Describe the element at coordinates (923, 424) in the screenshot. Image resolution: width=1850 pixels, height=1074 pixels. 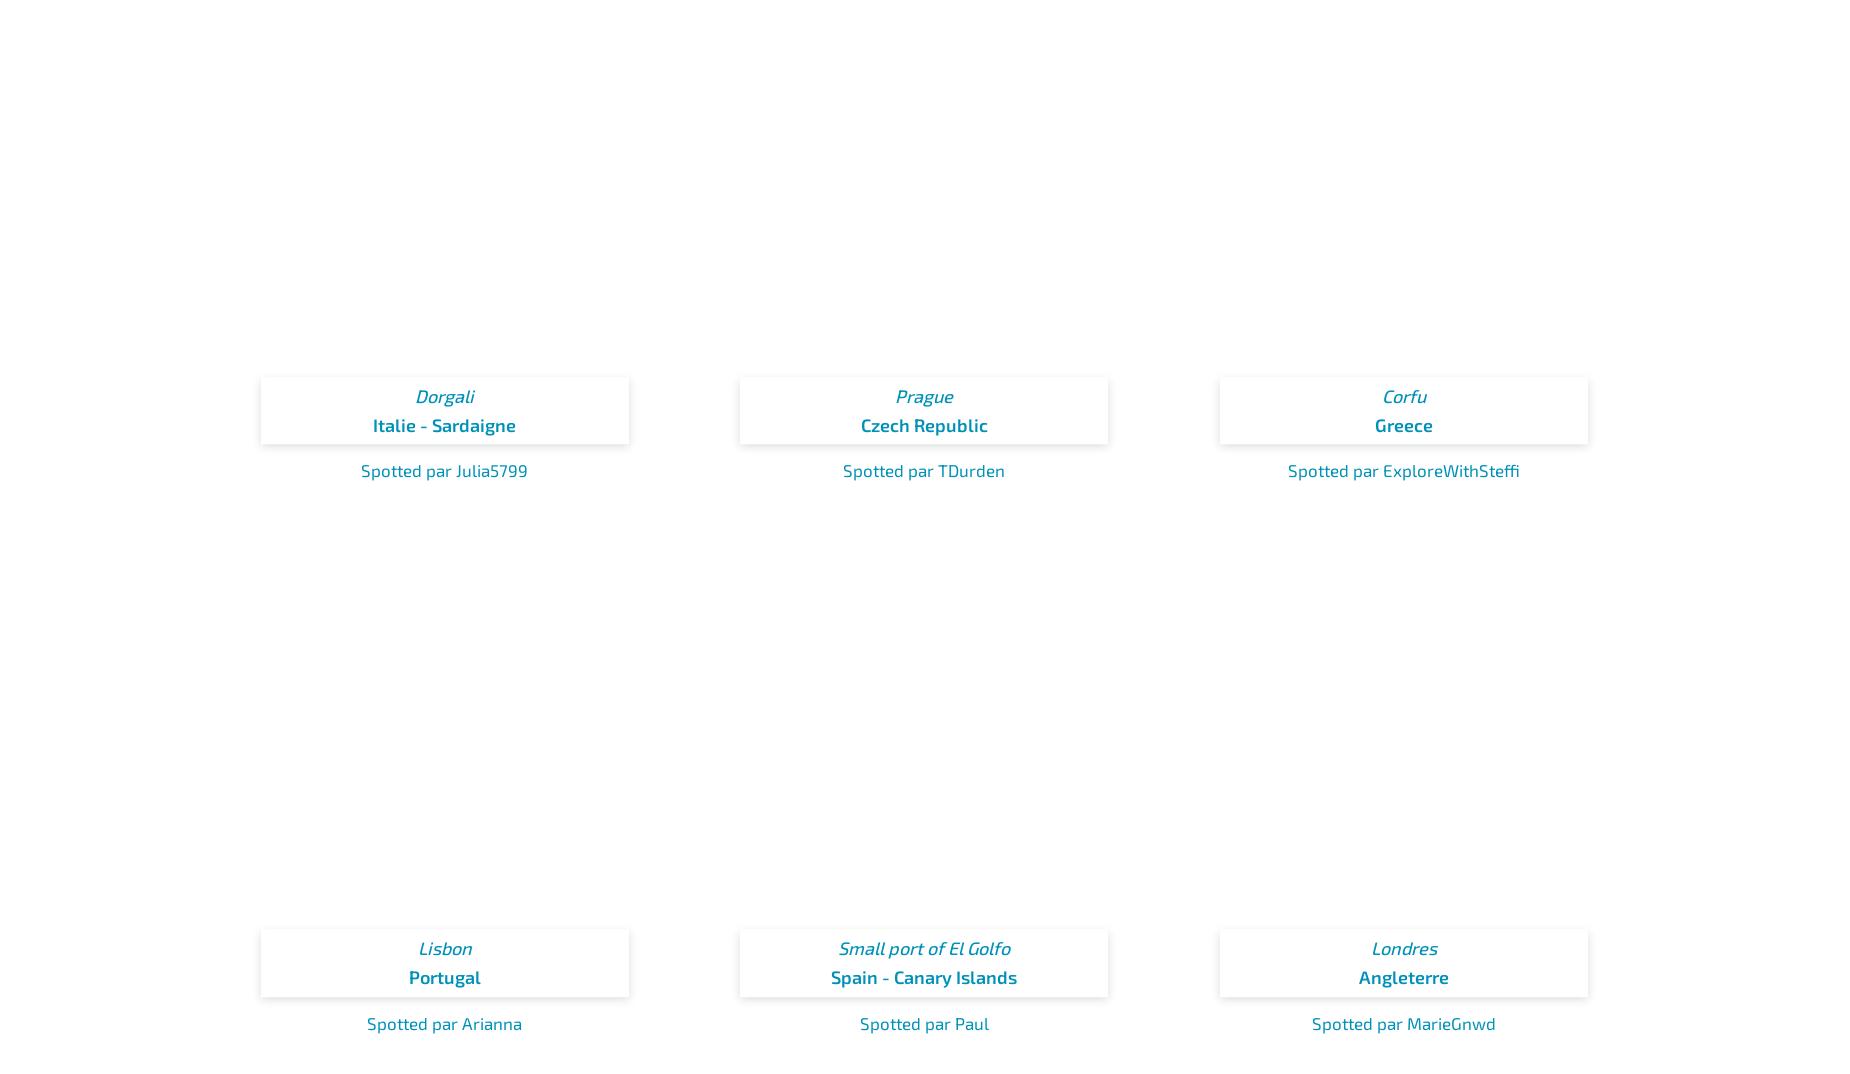
I see `'Czech Republic'` at that location.